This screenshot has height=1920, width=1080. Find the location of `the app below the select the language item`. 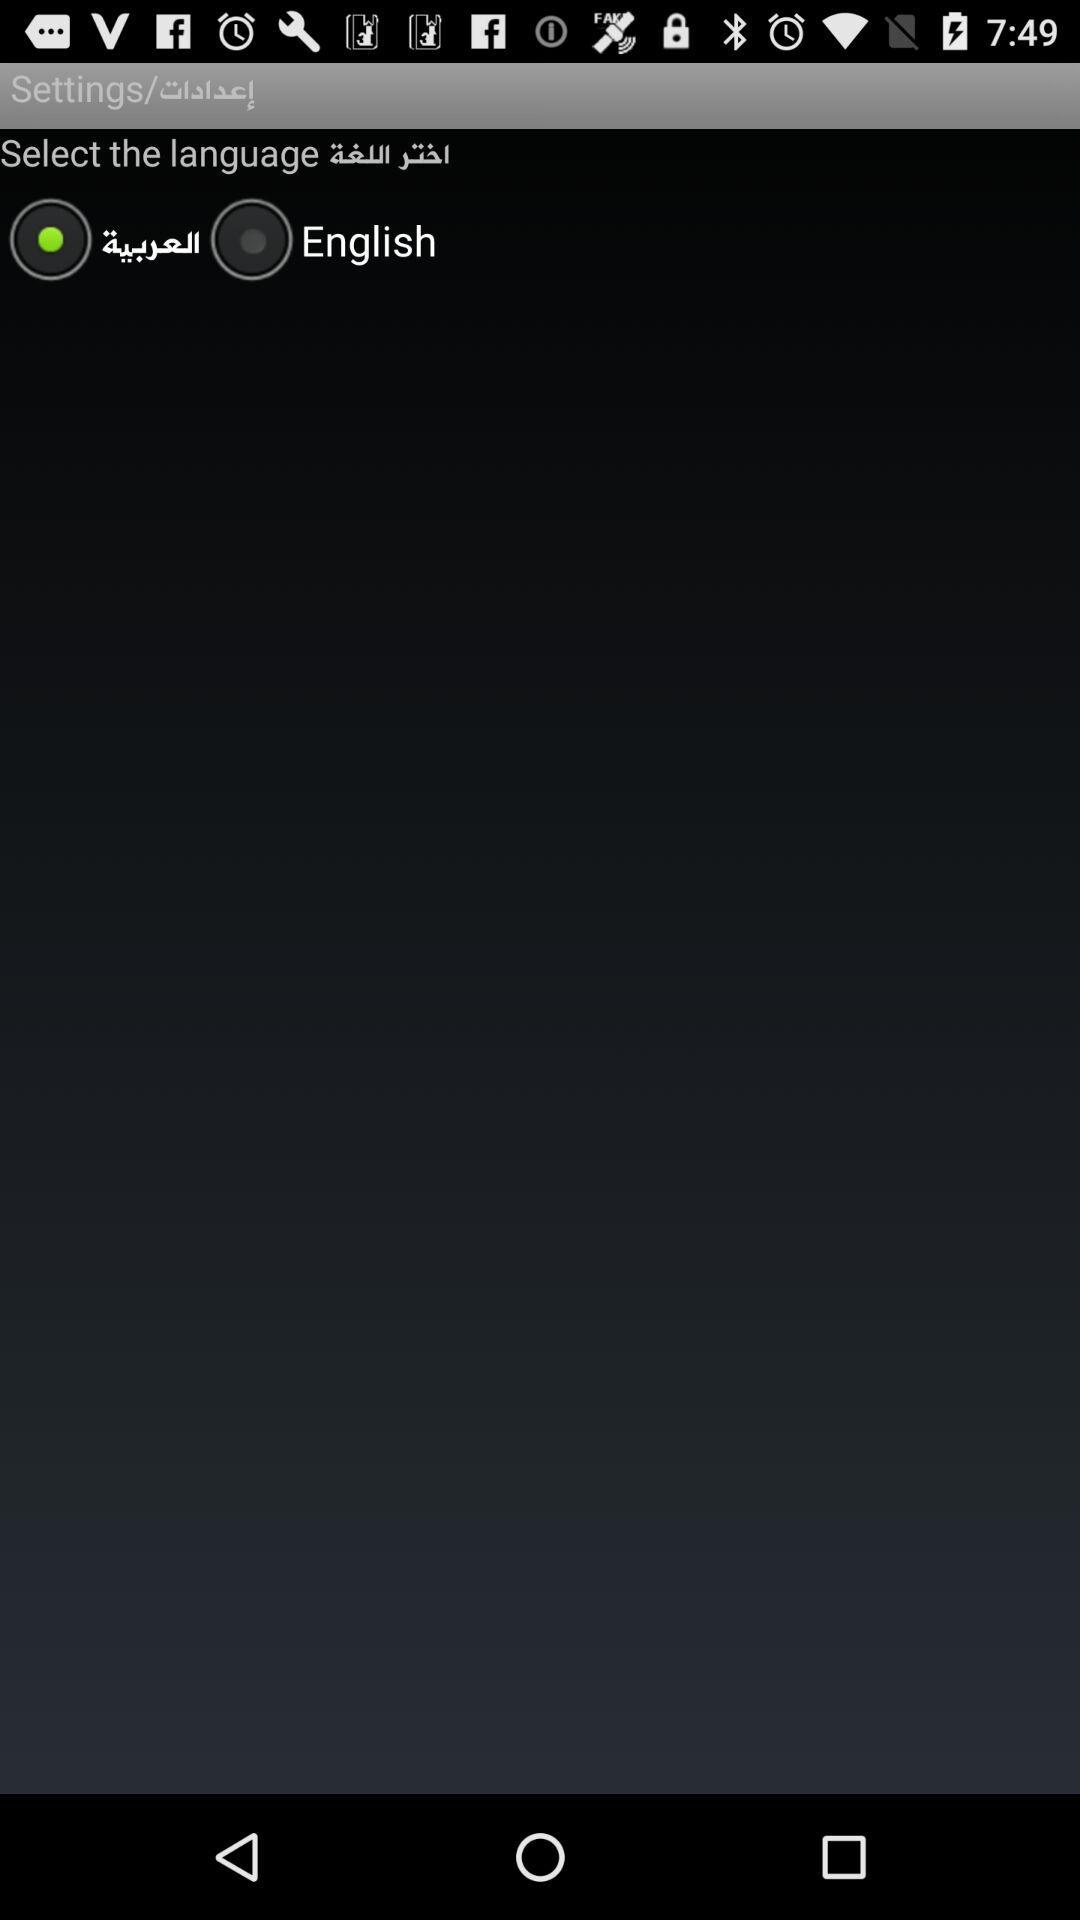

the app below the select the language item is located at coordinates (100, 242).